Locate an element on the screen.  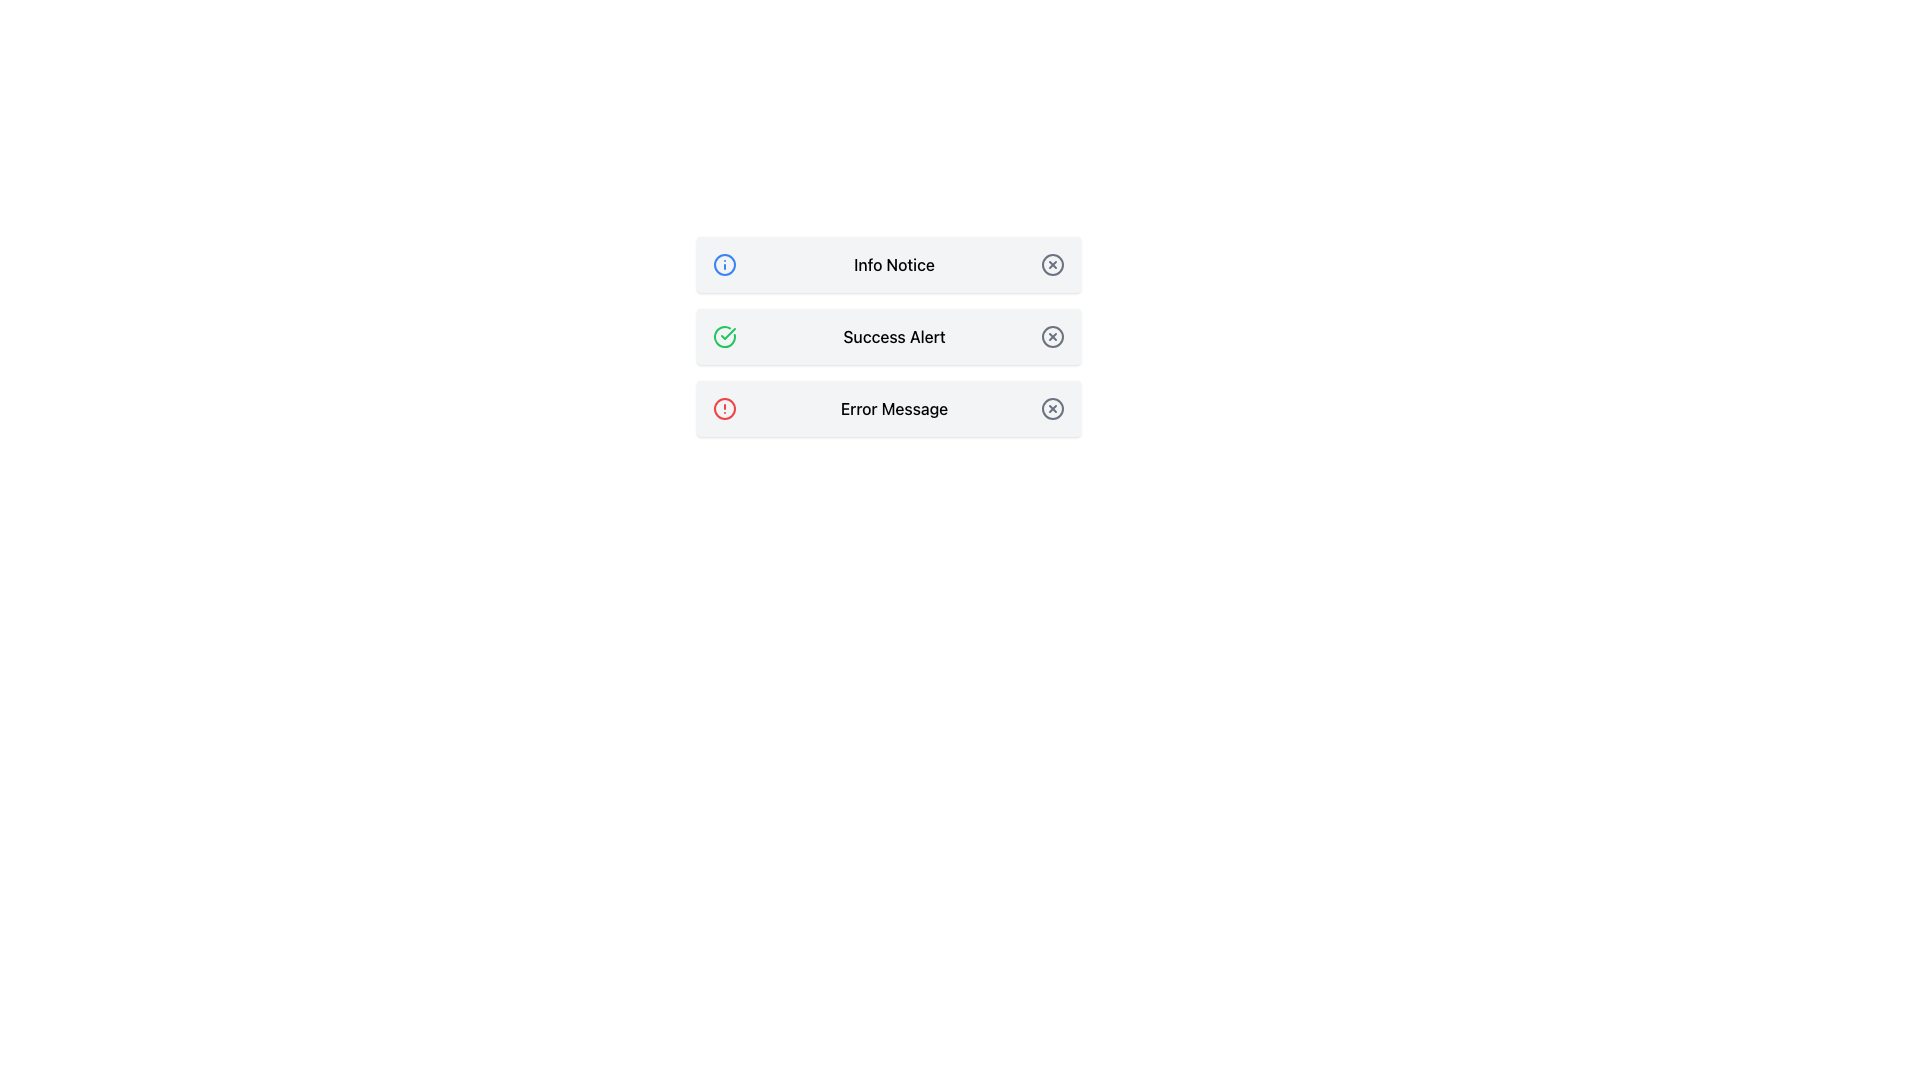
the text label element reading 'Success Alert', which is styled with medium font weight inside an alert box, positioned to the right of a green checkmark icon is located at coordinates (893, 335).